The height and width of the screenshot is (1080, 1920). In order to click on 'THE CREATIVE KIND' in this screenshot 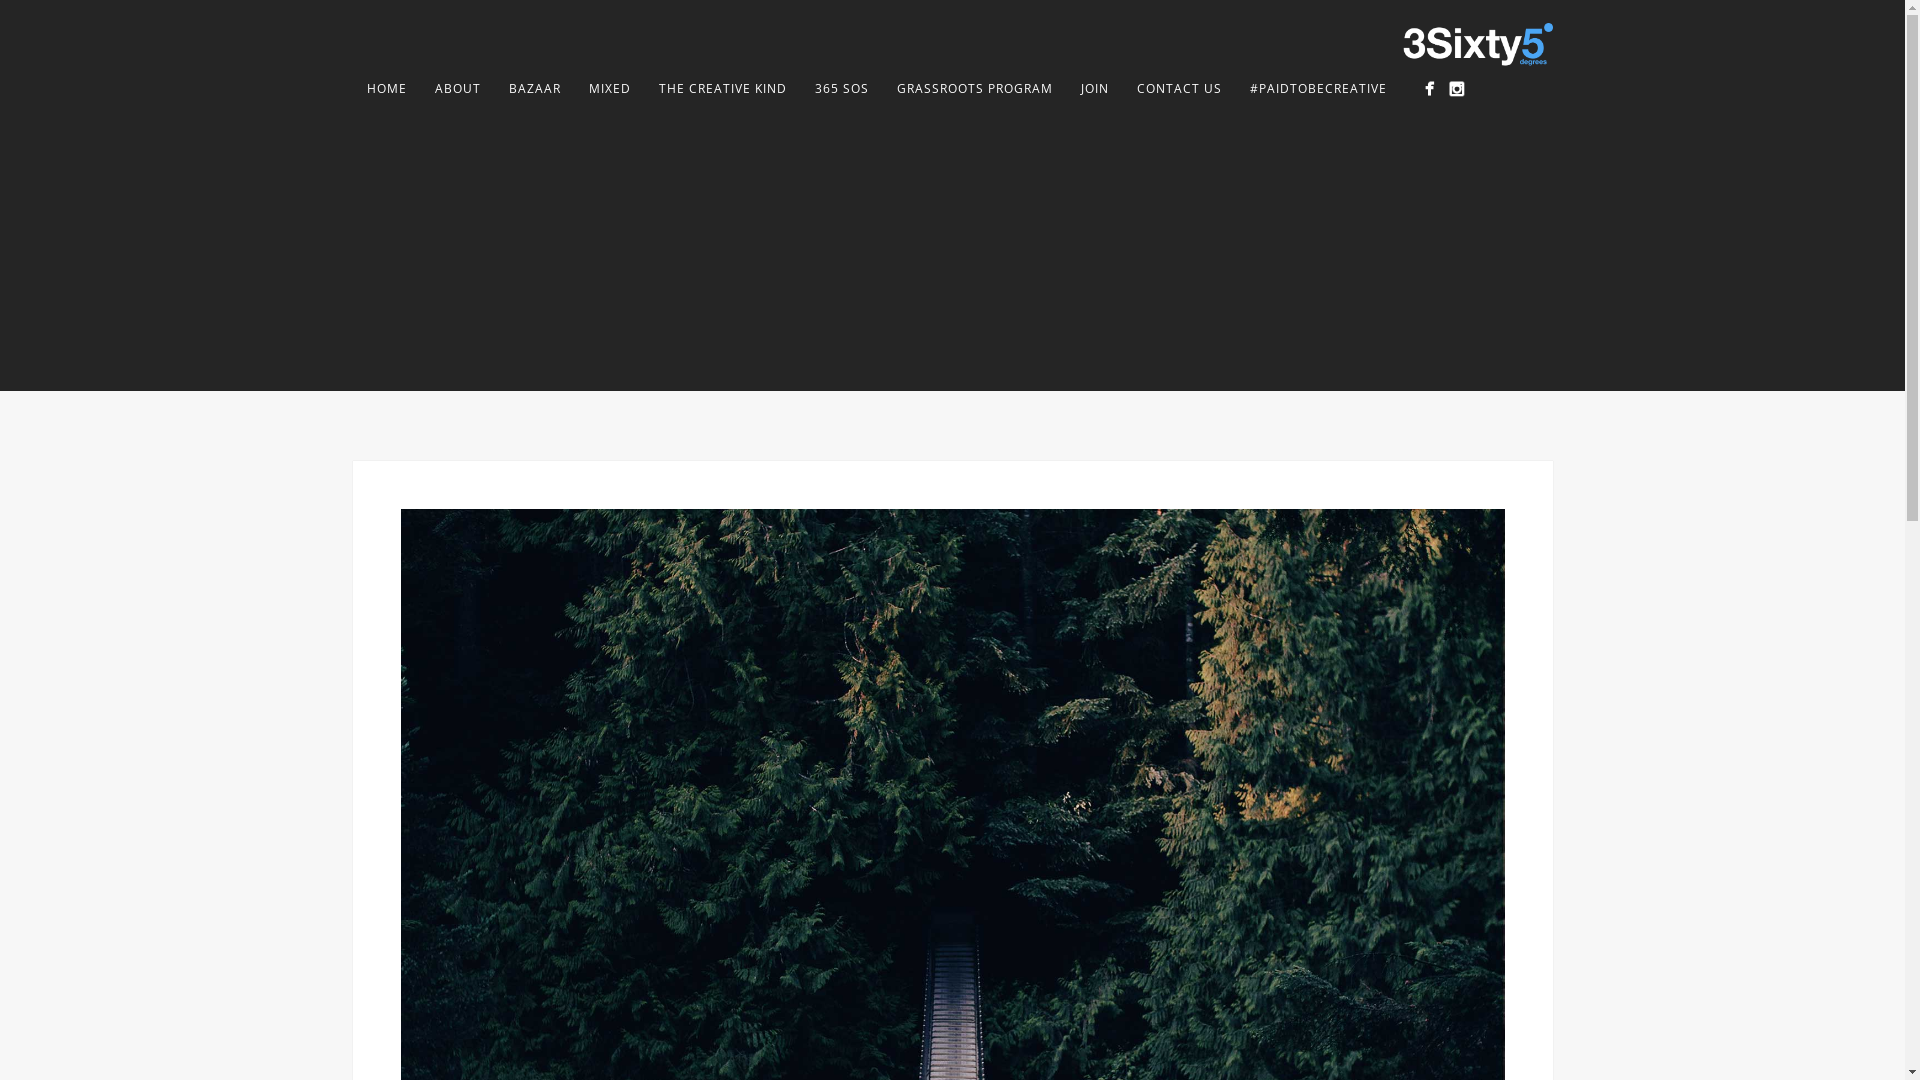, I will do `click(720, 87)`.